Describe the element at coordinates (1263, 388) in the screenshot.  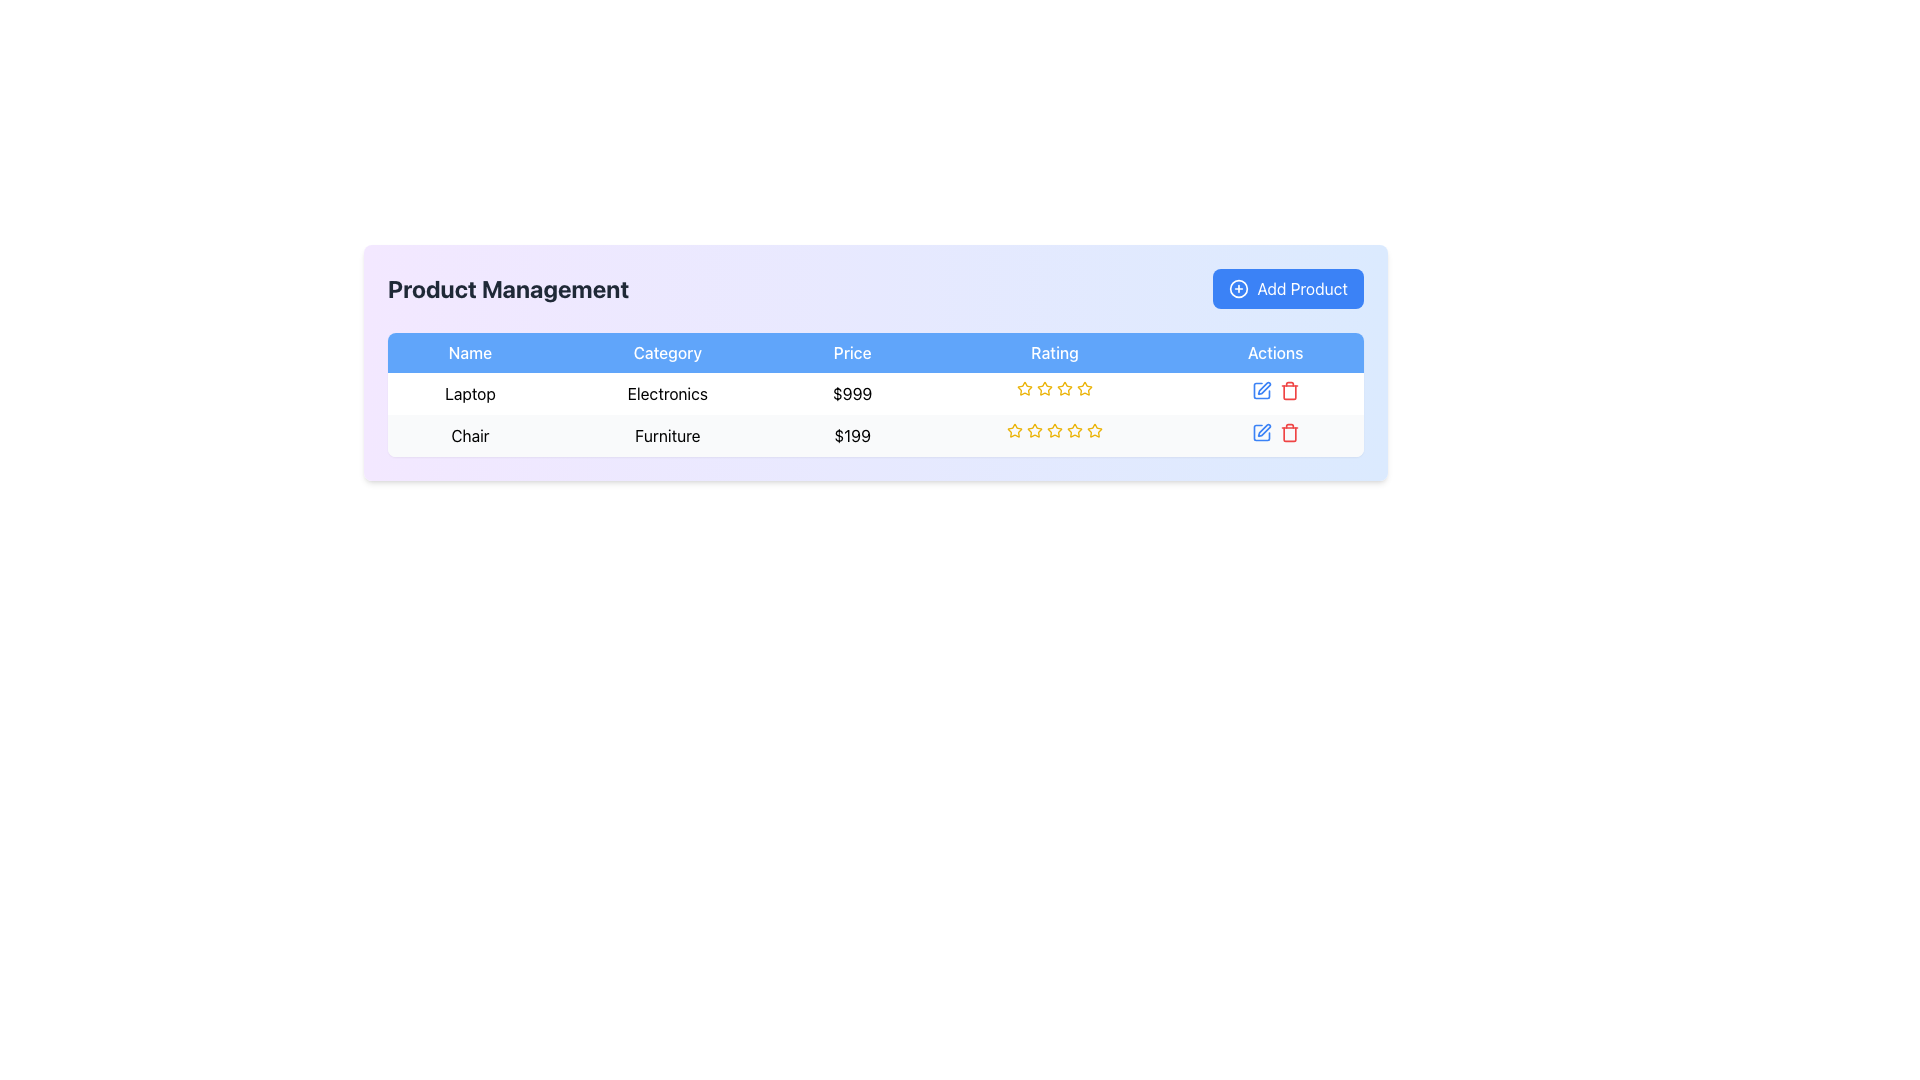
I see `the edit action icon in the 'Actions' column of the second row for the entry labeled 'Chair'` at that location.